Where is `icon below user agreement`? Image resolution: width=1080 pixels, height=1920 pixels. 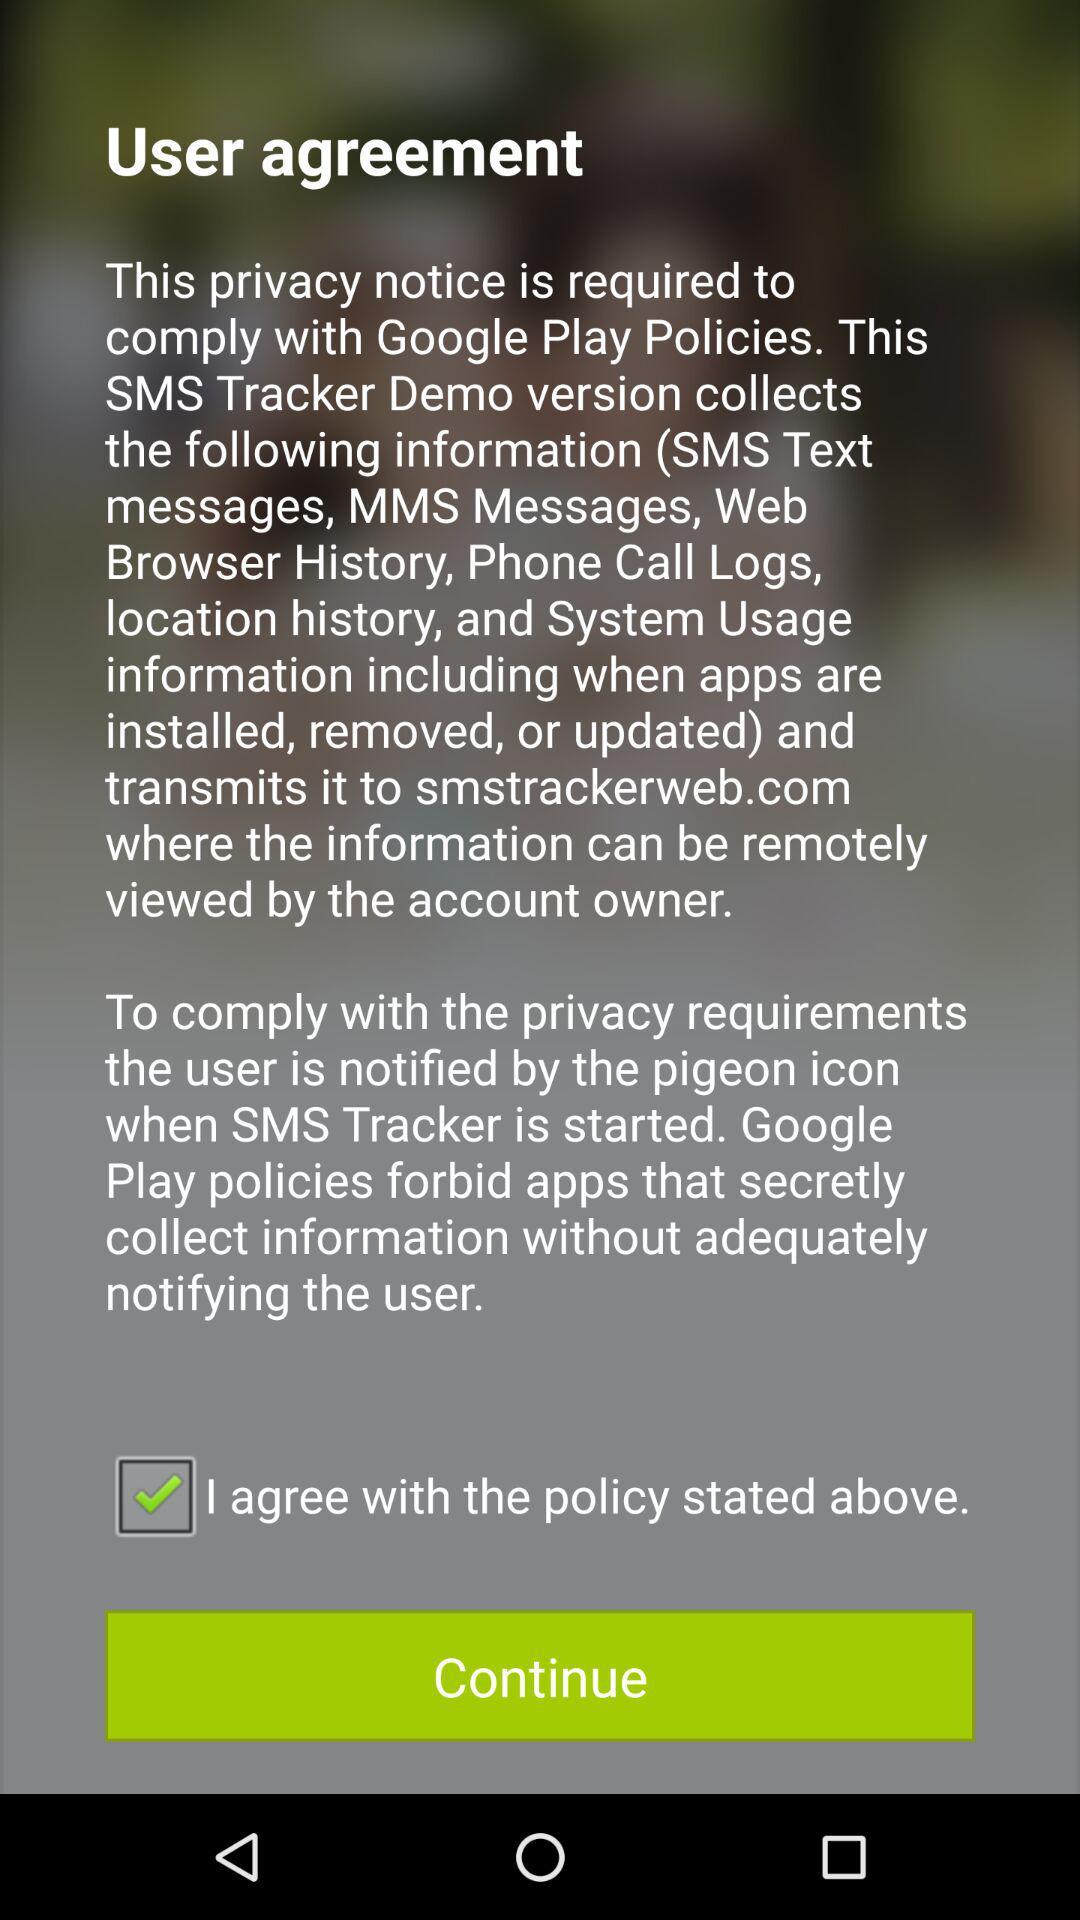 icon below user agreement is located at coordinates (540, 812).